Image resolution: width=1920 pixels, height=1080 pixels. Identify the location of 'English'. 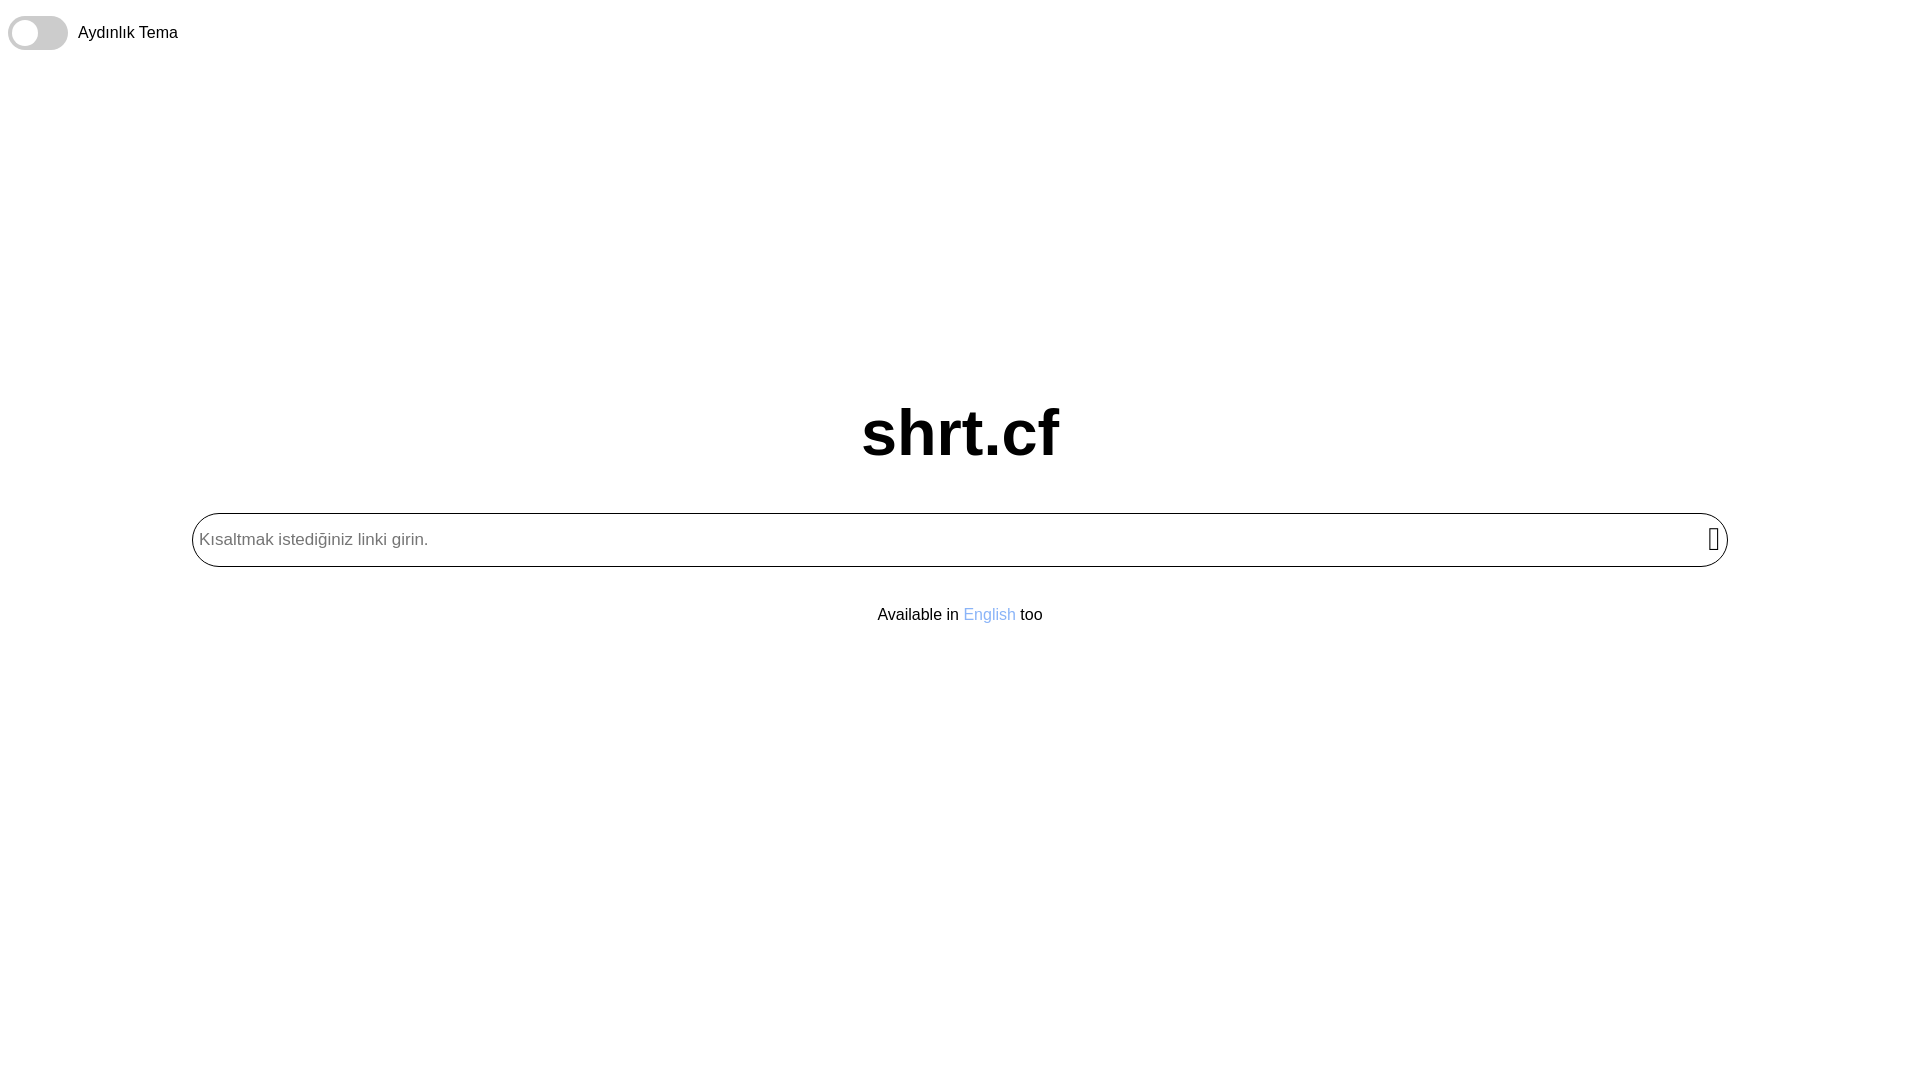
(988, 613).